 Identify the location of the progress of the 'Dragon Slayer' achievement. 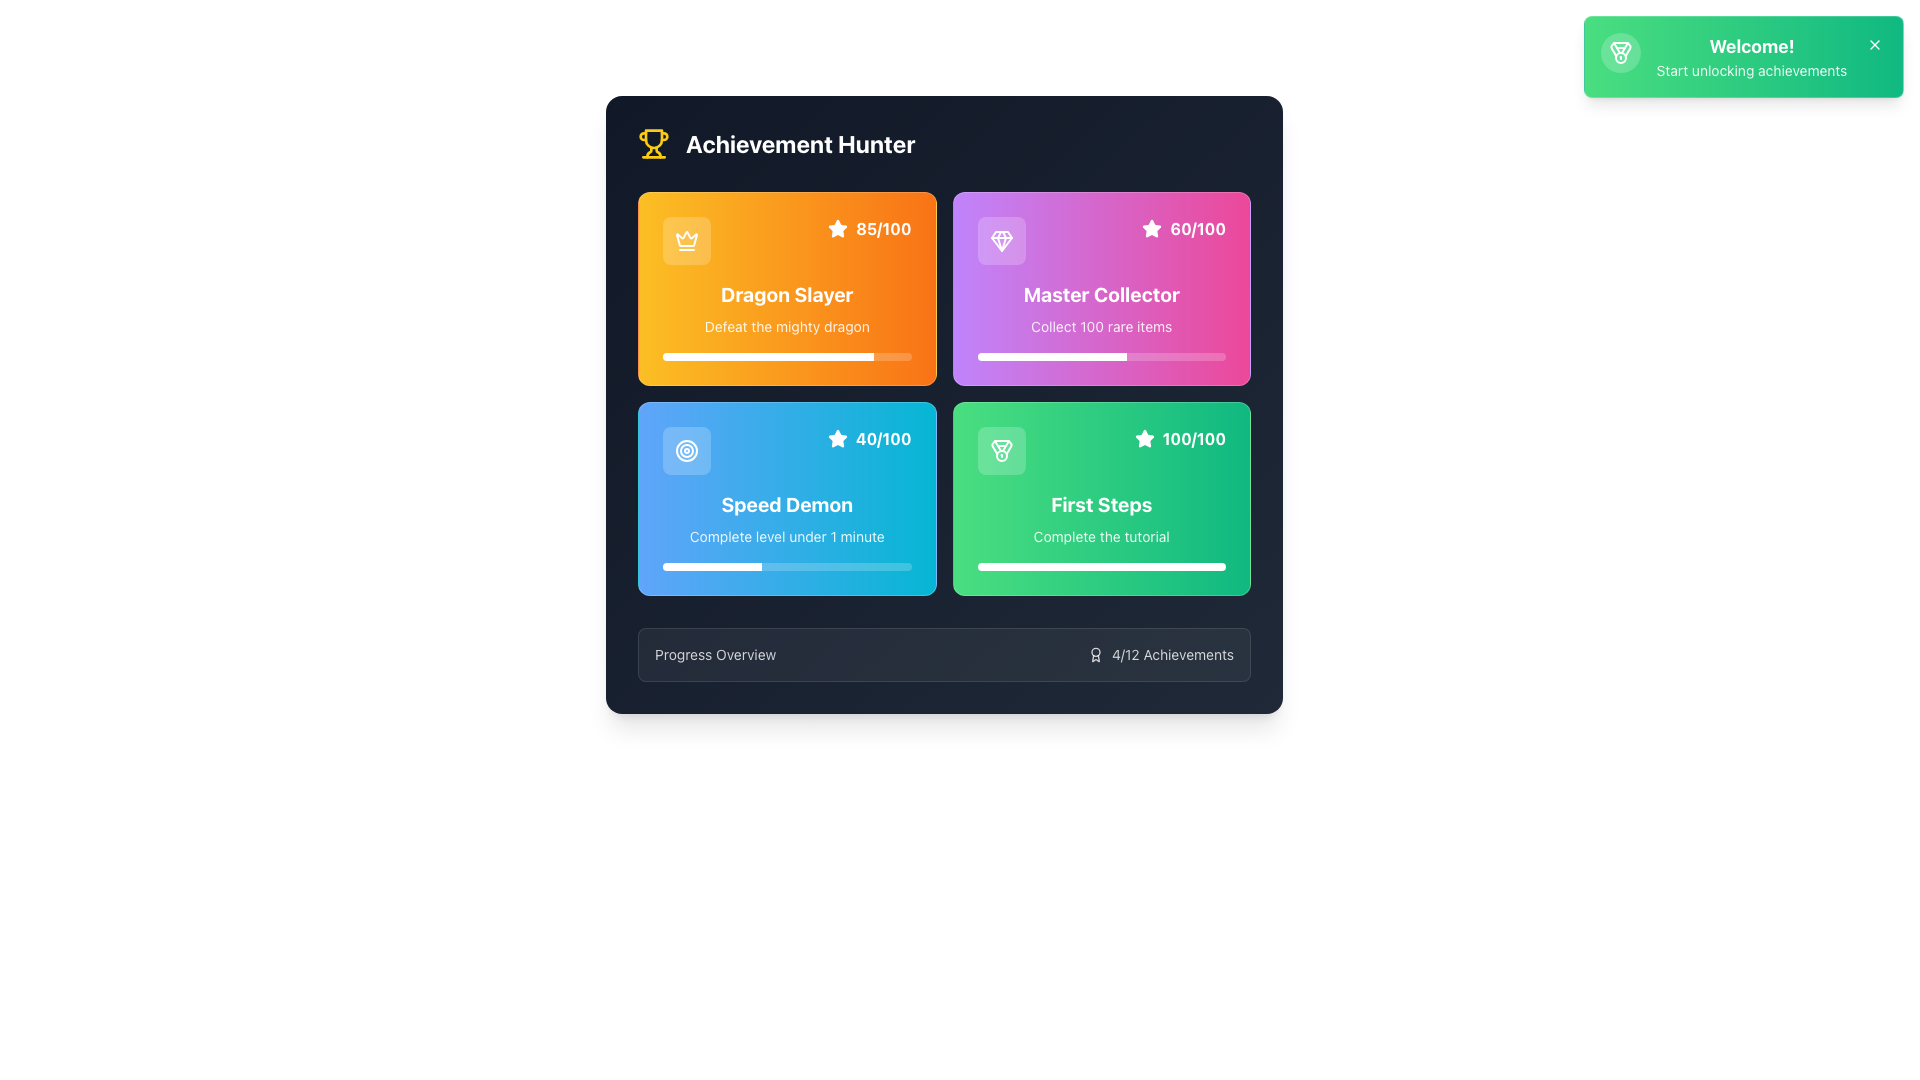
(667, 356).